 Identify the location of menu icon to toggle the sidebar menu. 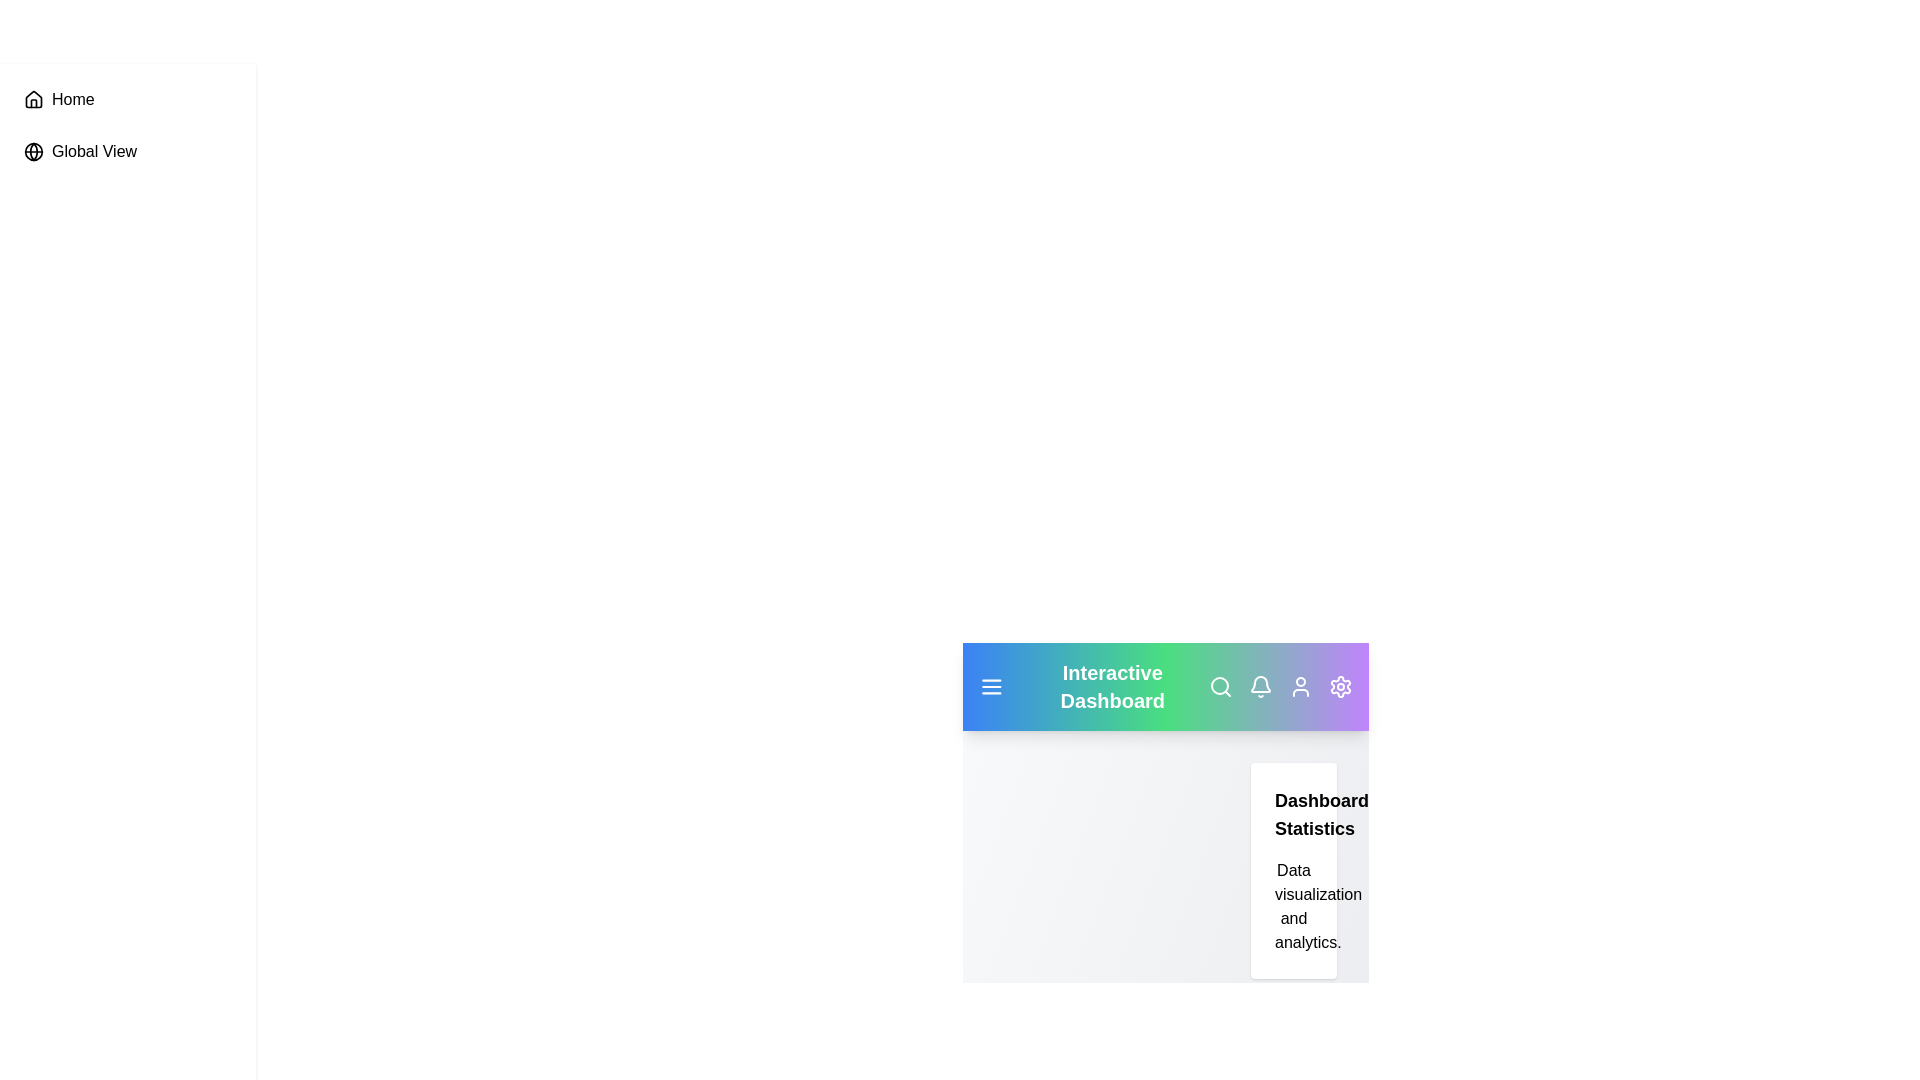
(991, 685).